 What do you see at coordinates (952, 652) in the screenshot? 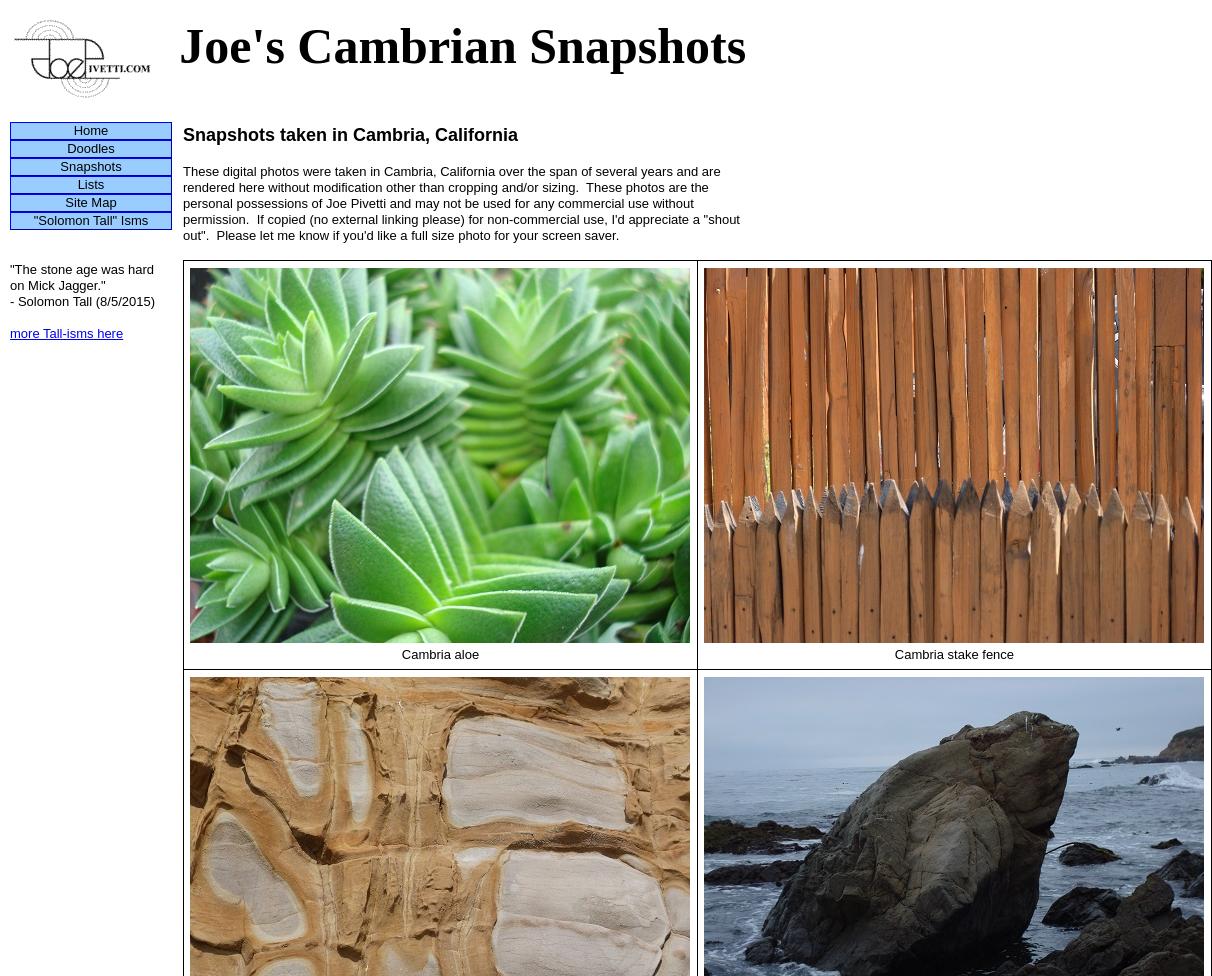
I see `'Cambria stake fence'` at bounding box center [952, 652].